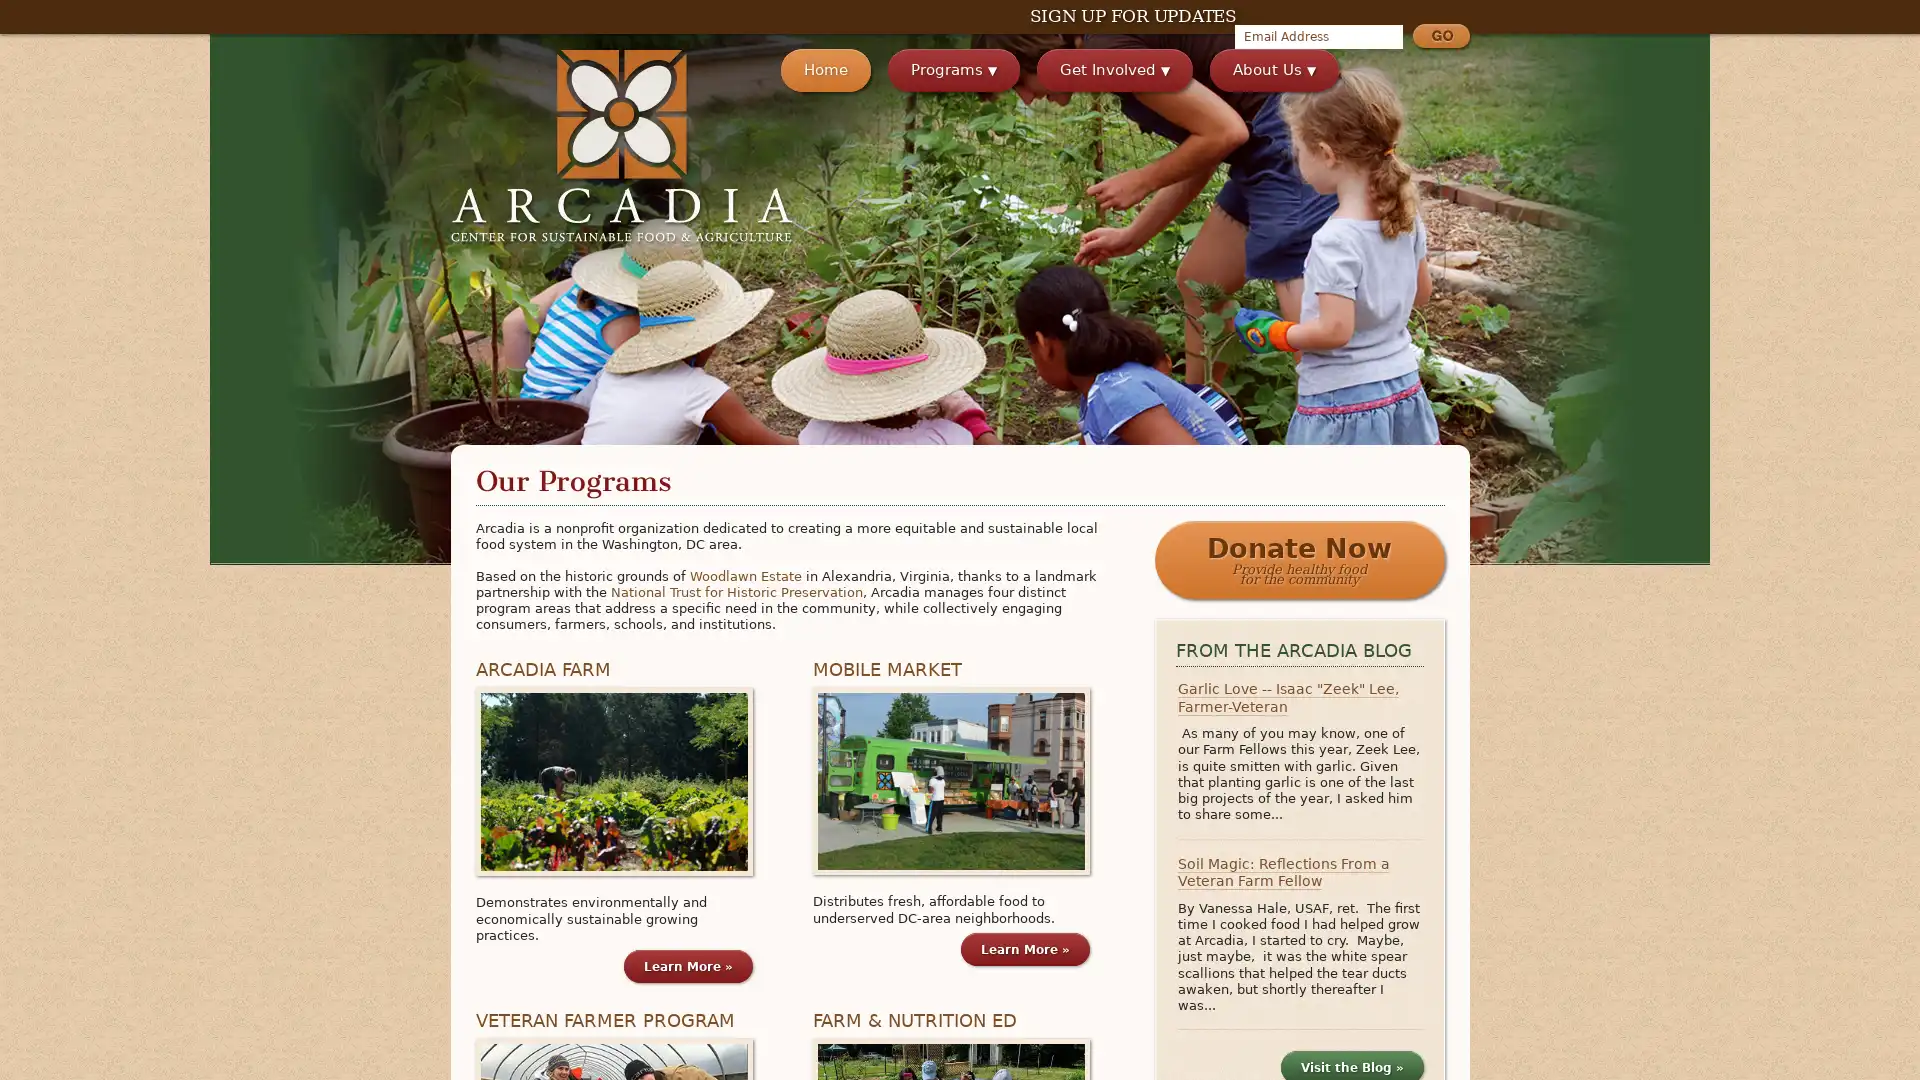  What do you see at coordinates (1440, 38) in the screenshot?
I see `Submit` at bounding box center [1440, 38].